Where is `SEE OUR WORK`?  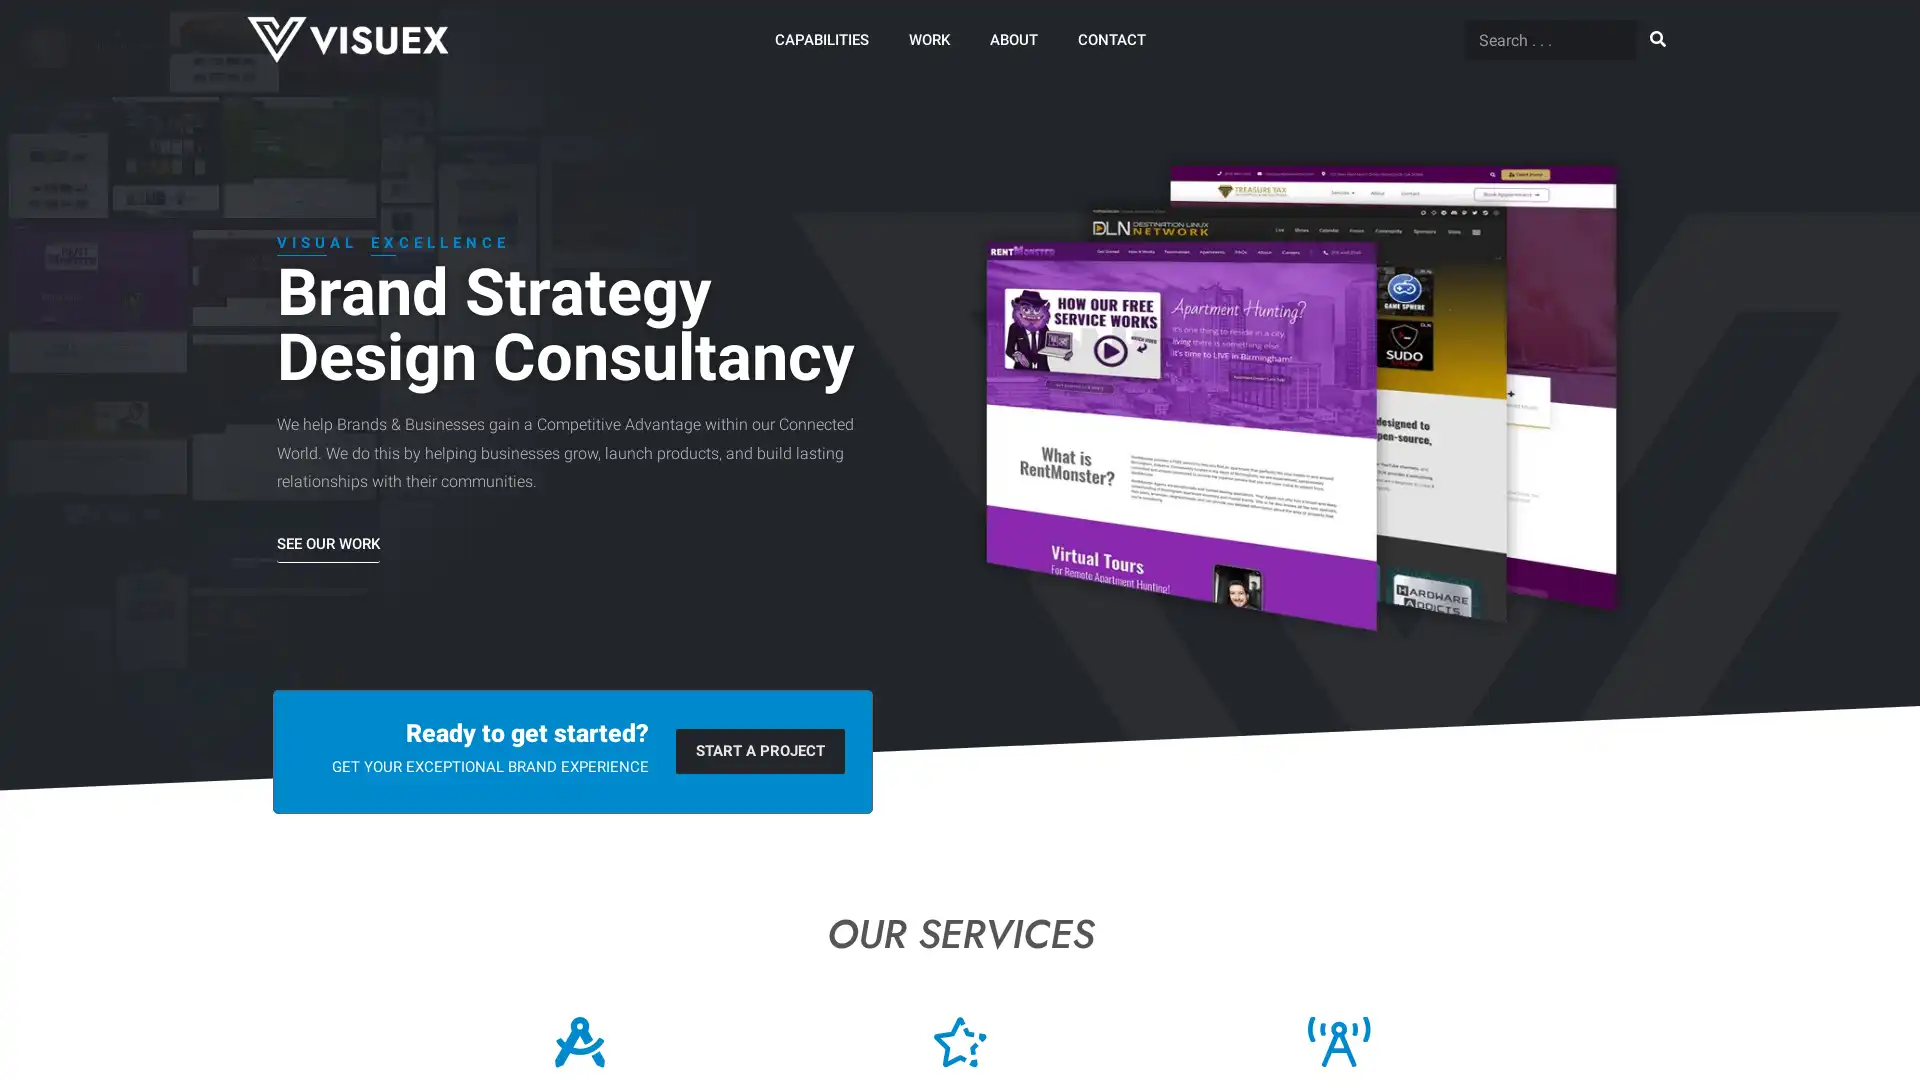
SEE OUR WORK is located at coordinates (328, 548).